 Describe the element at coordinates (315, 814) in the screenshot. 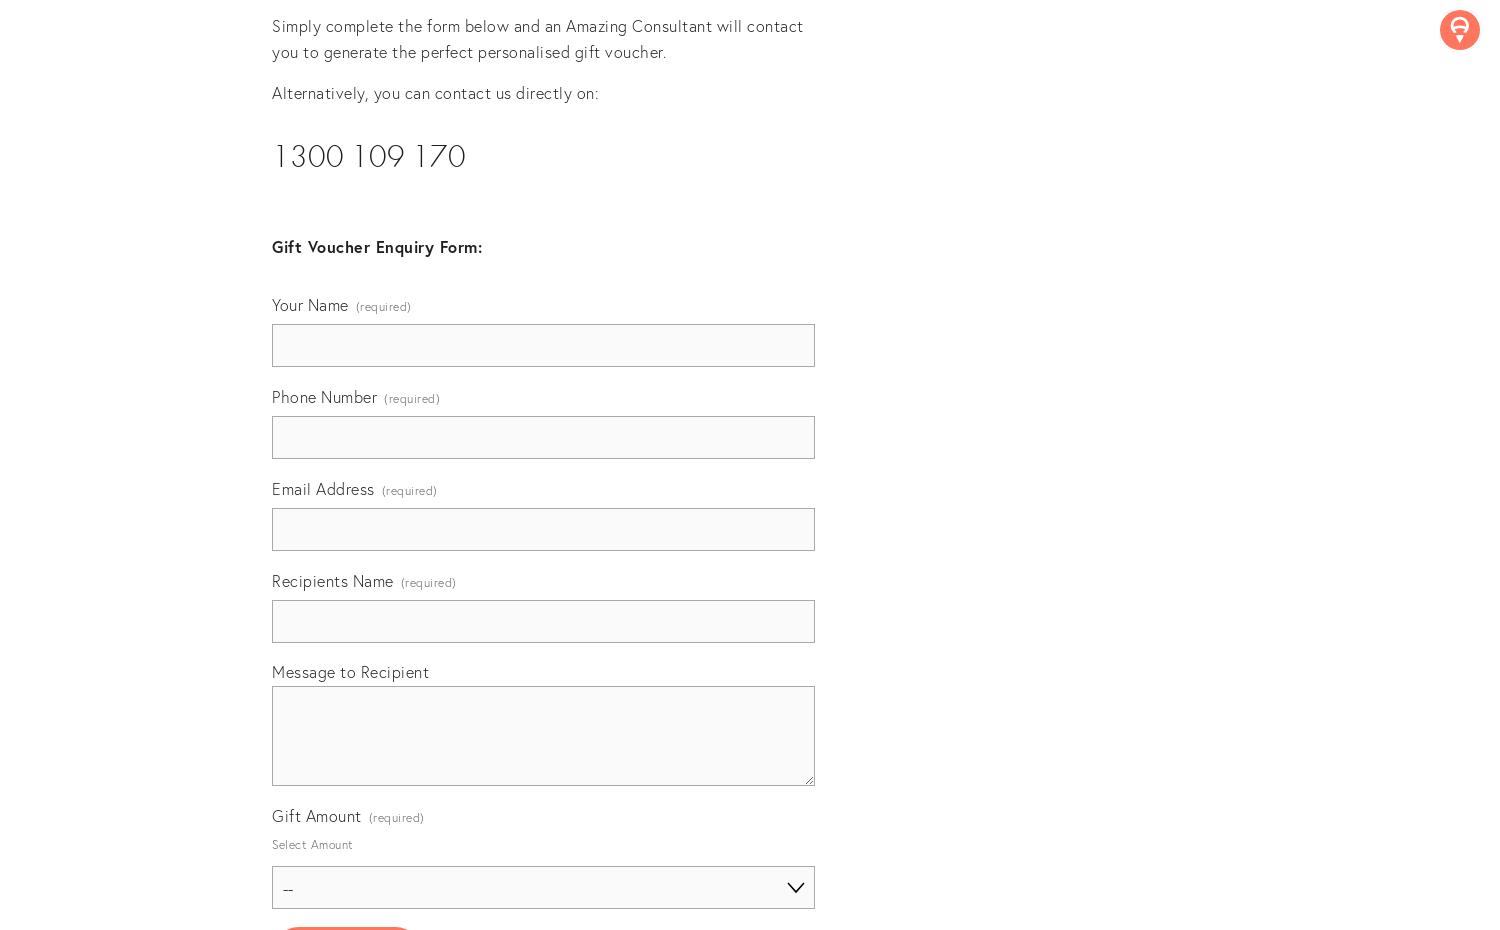

I see `'Gift Amount'` at that location.